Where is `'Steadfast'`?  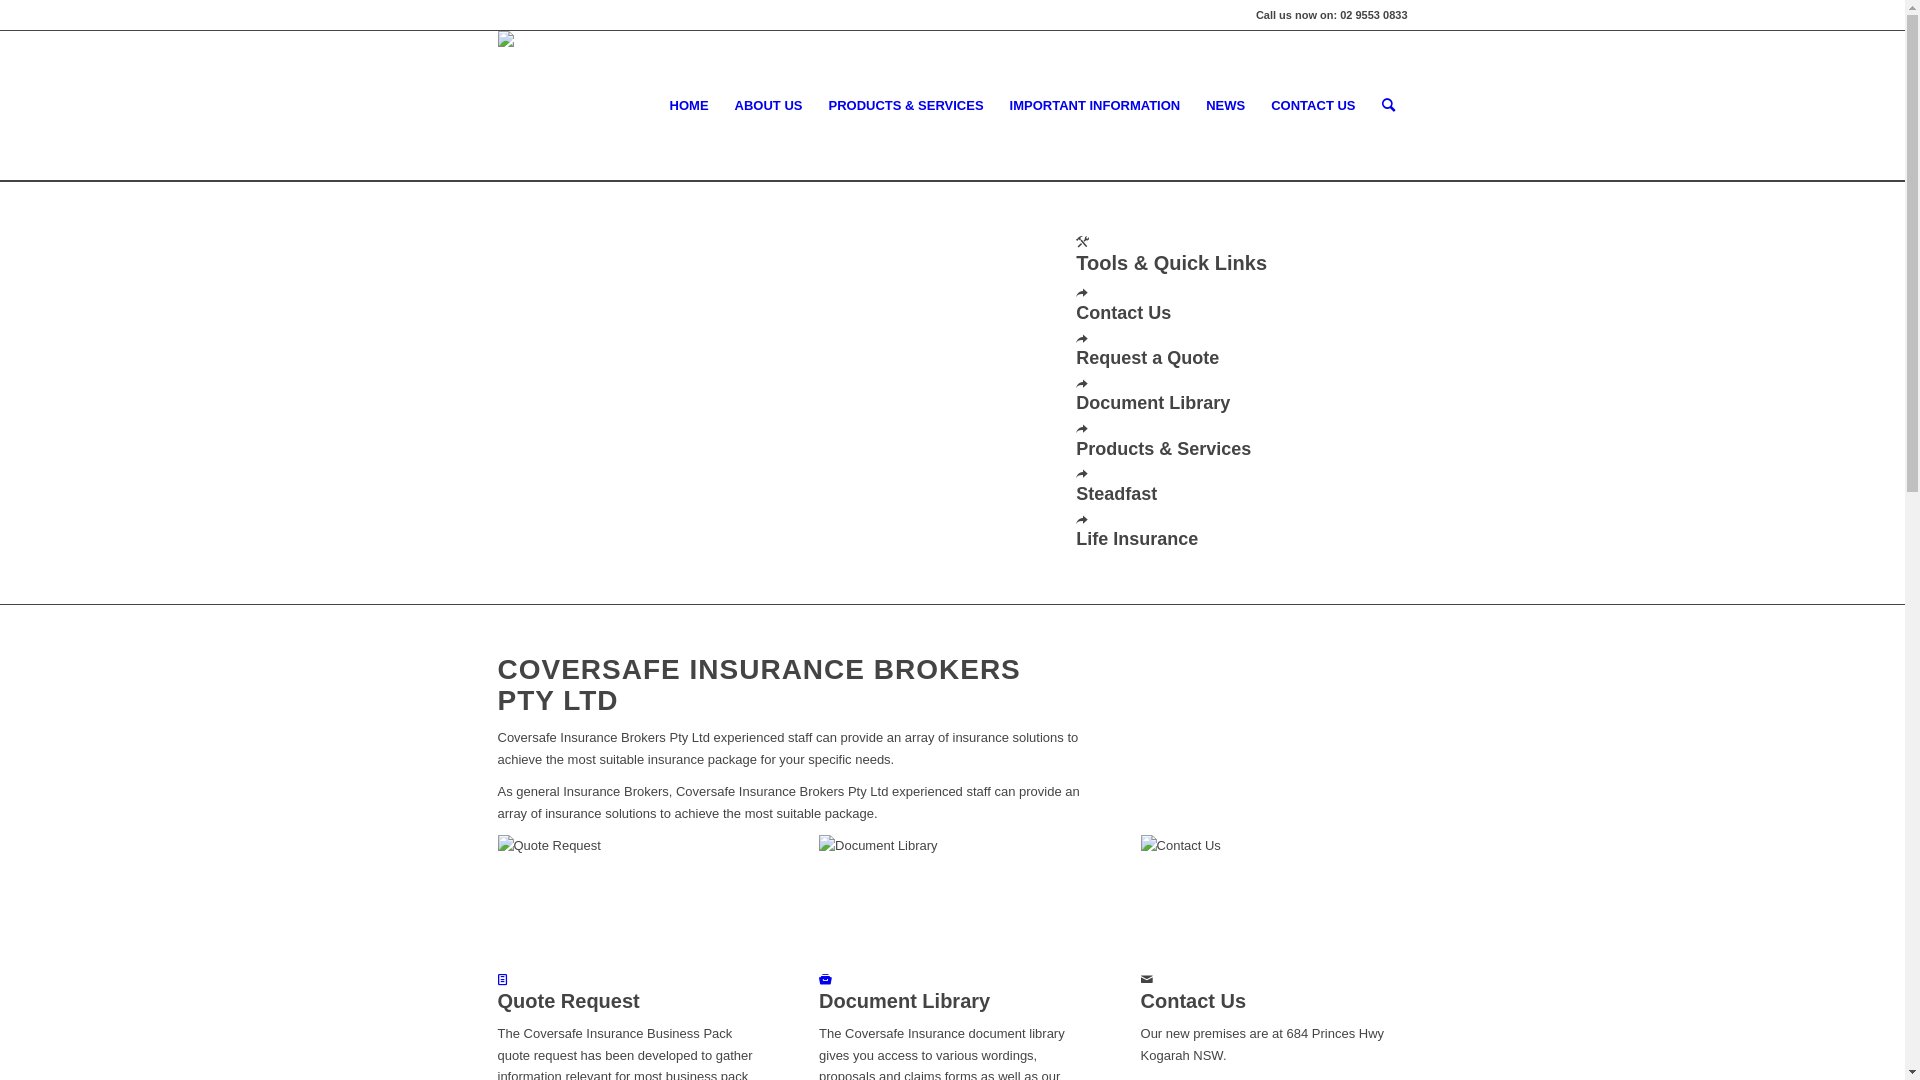 'Steadfast' is located at coordinates (1115, 493).